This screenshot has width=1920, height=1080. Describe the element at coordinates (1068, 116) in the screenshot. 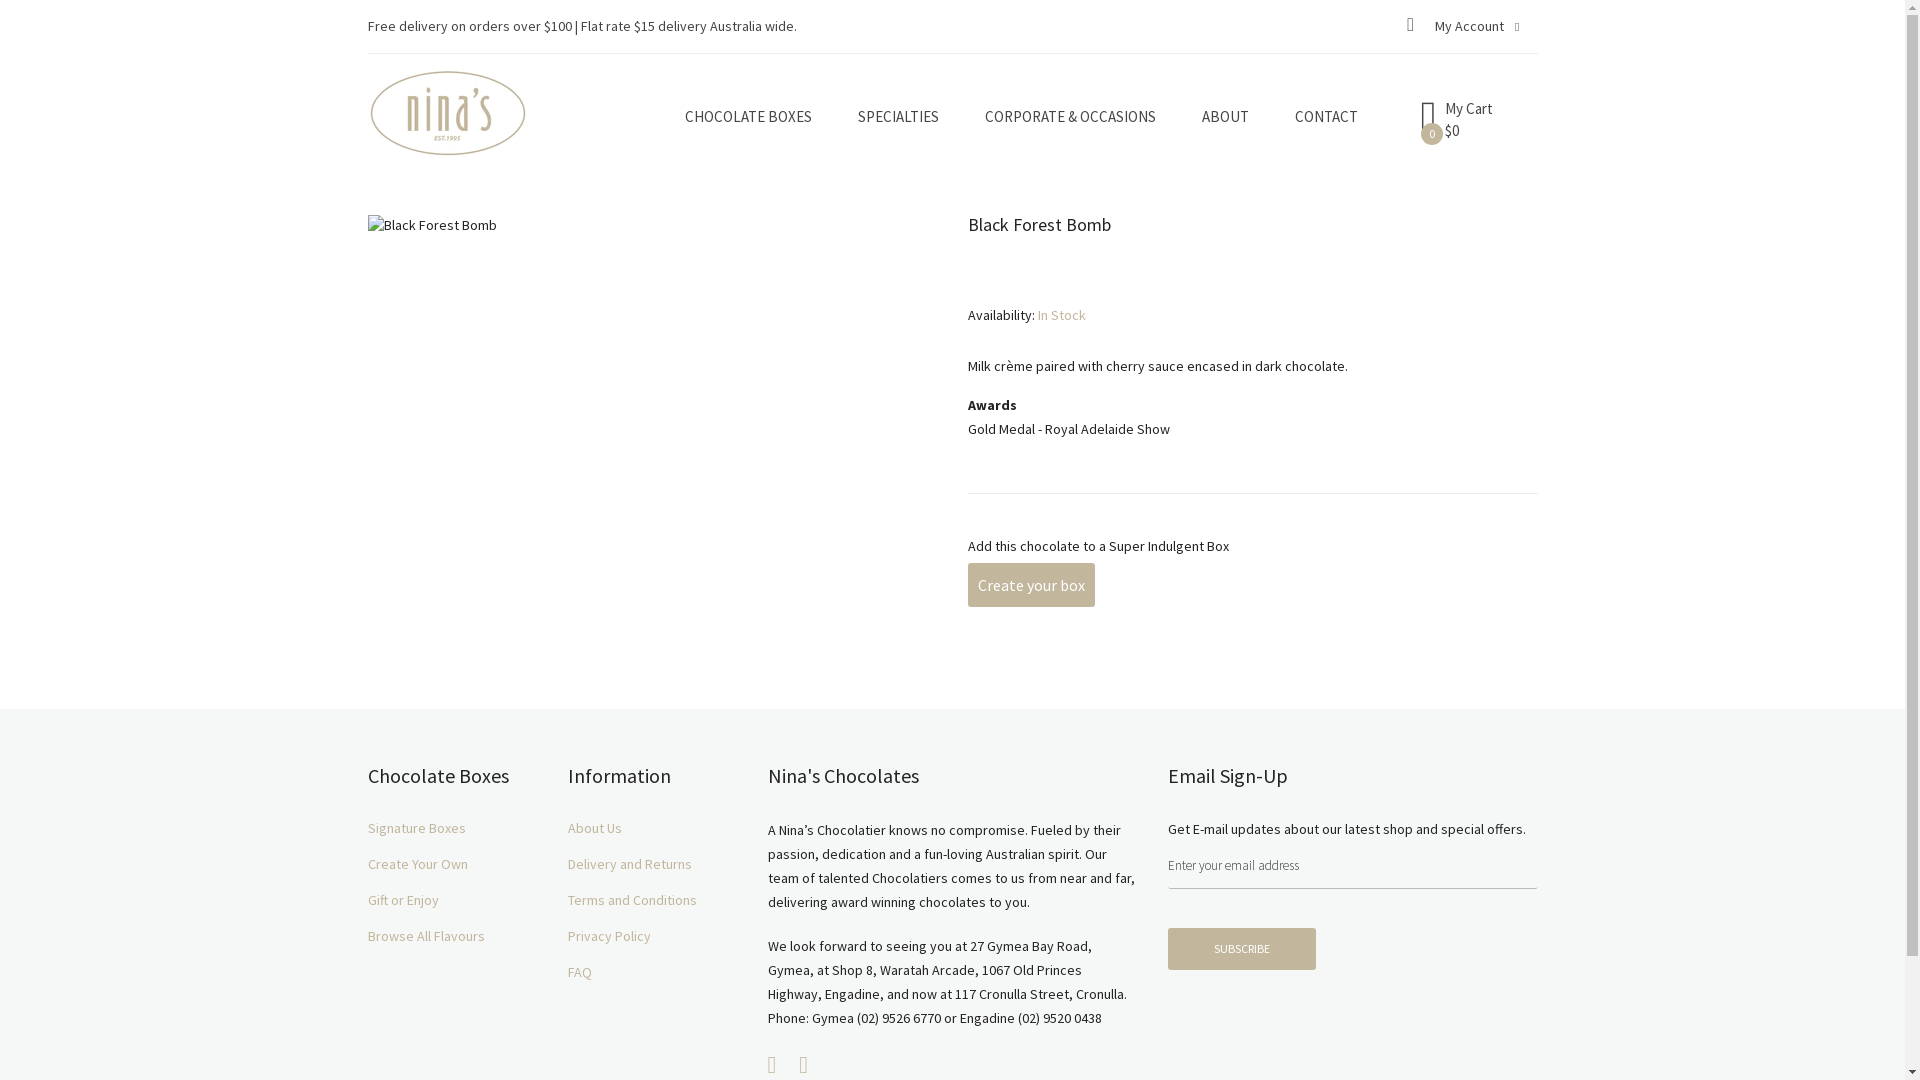

I see `'CORPORATE & OCCASIONS'` at that location.